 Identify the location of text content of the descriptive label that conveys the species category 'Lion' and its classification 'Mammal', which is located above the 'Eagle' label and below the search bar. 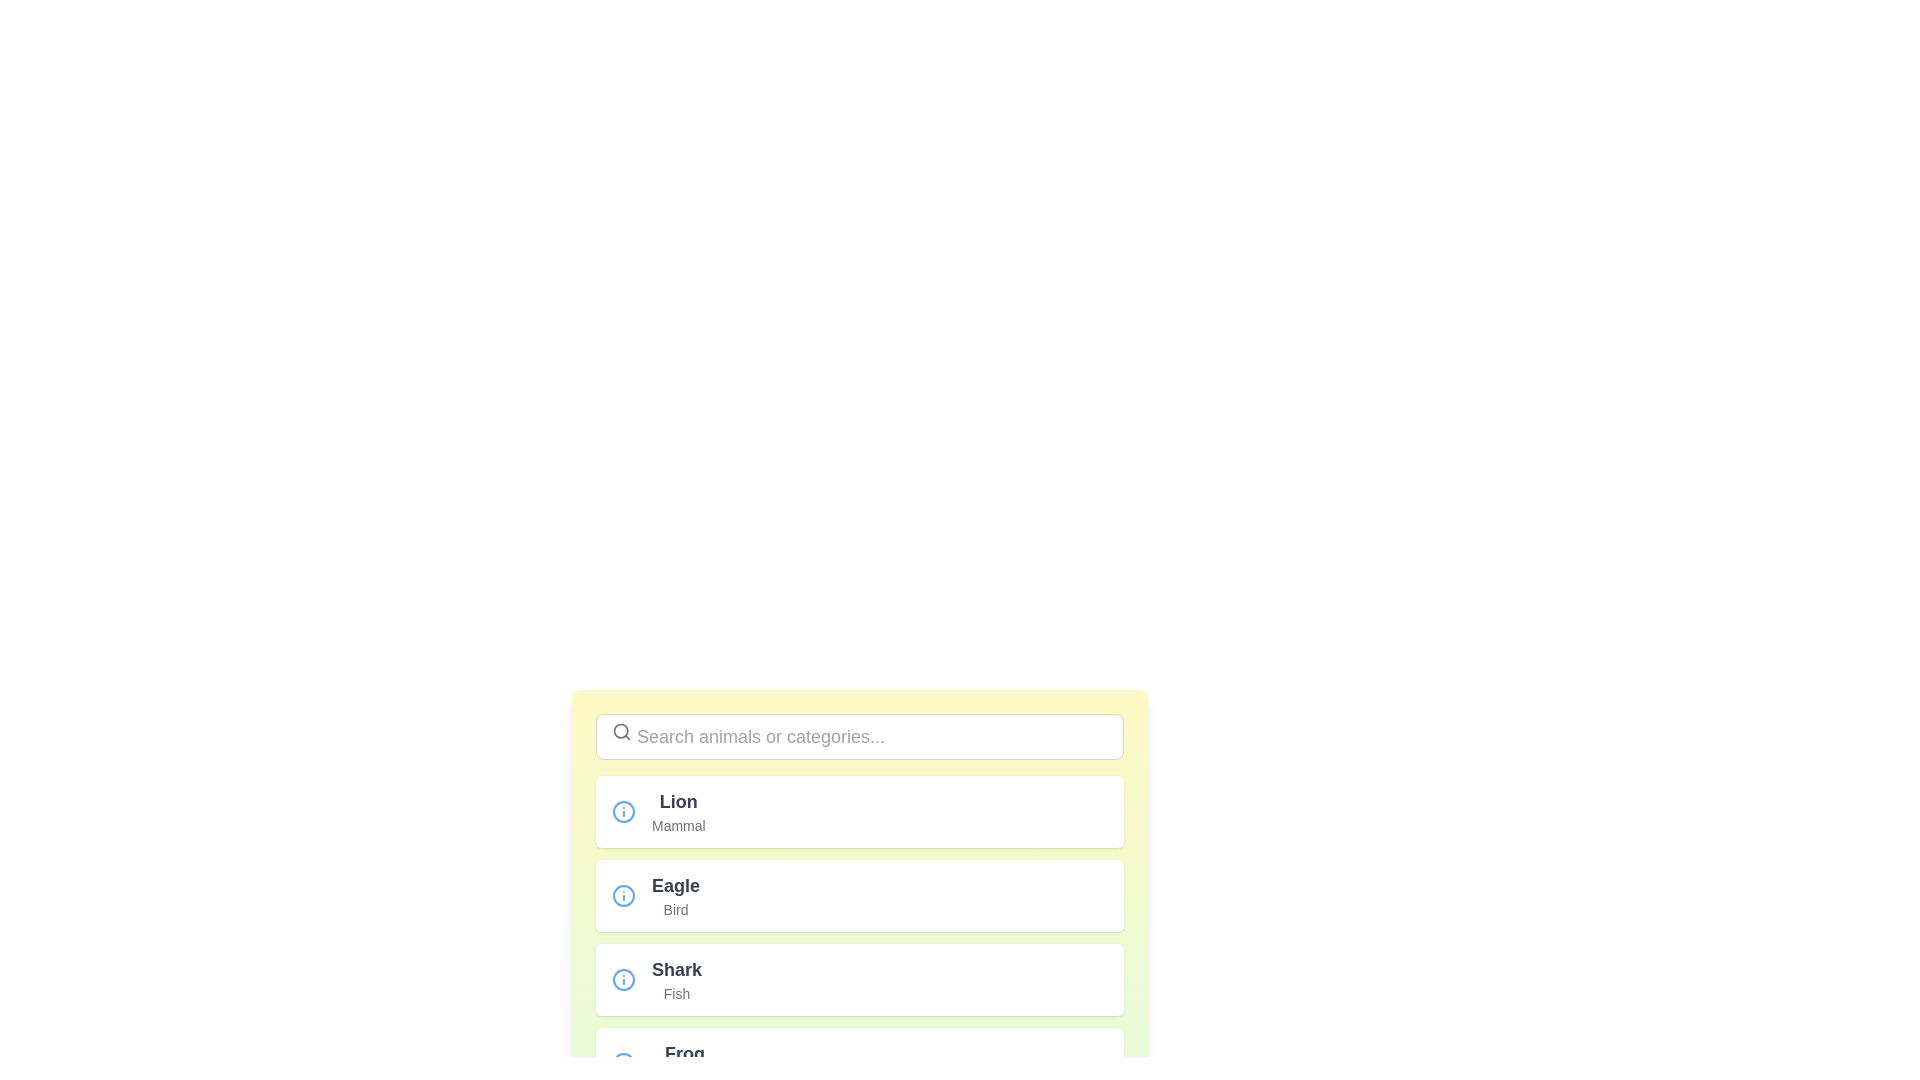
(678, 812).